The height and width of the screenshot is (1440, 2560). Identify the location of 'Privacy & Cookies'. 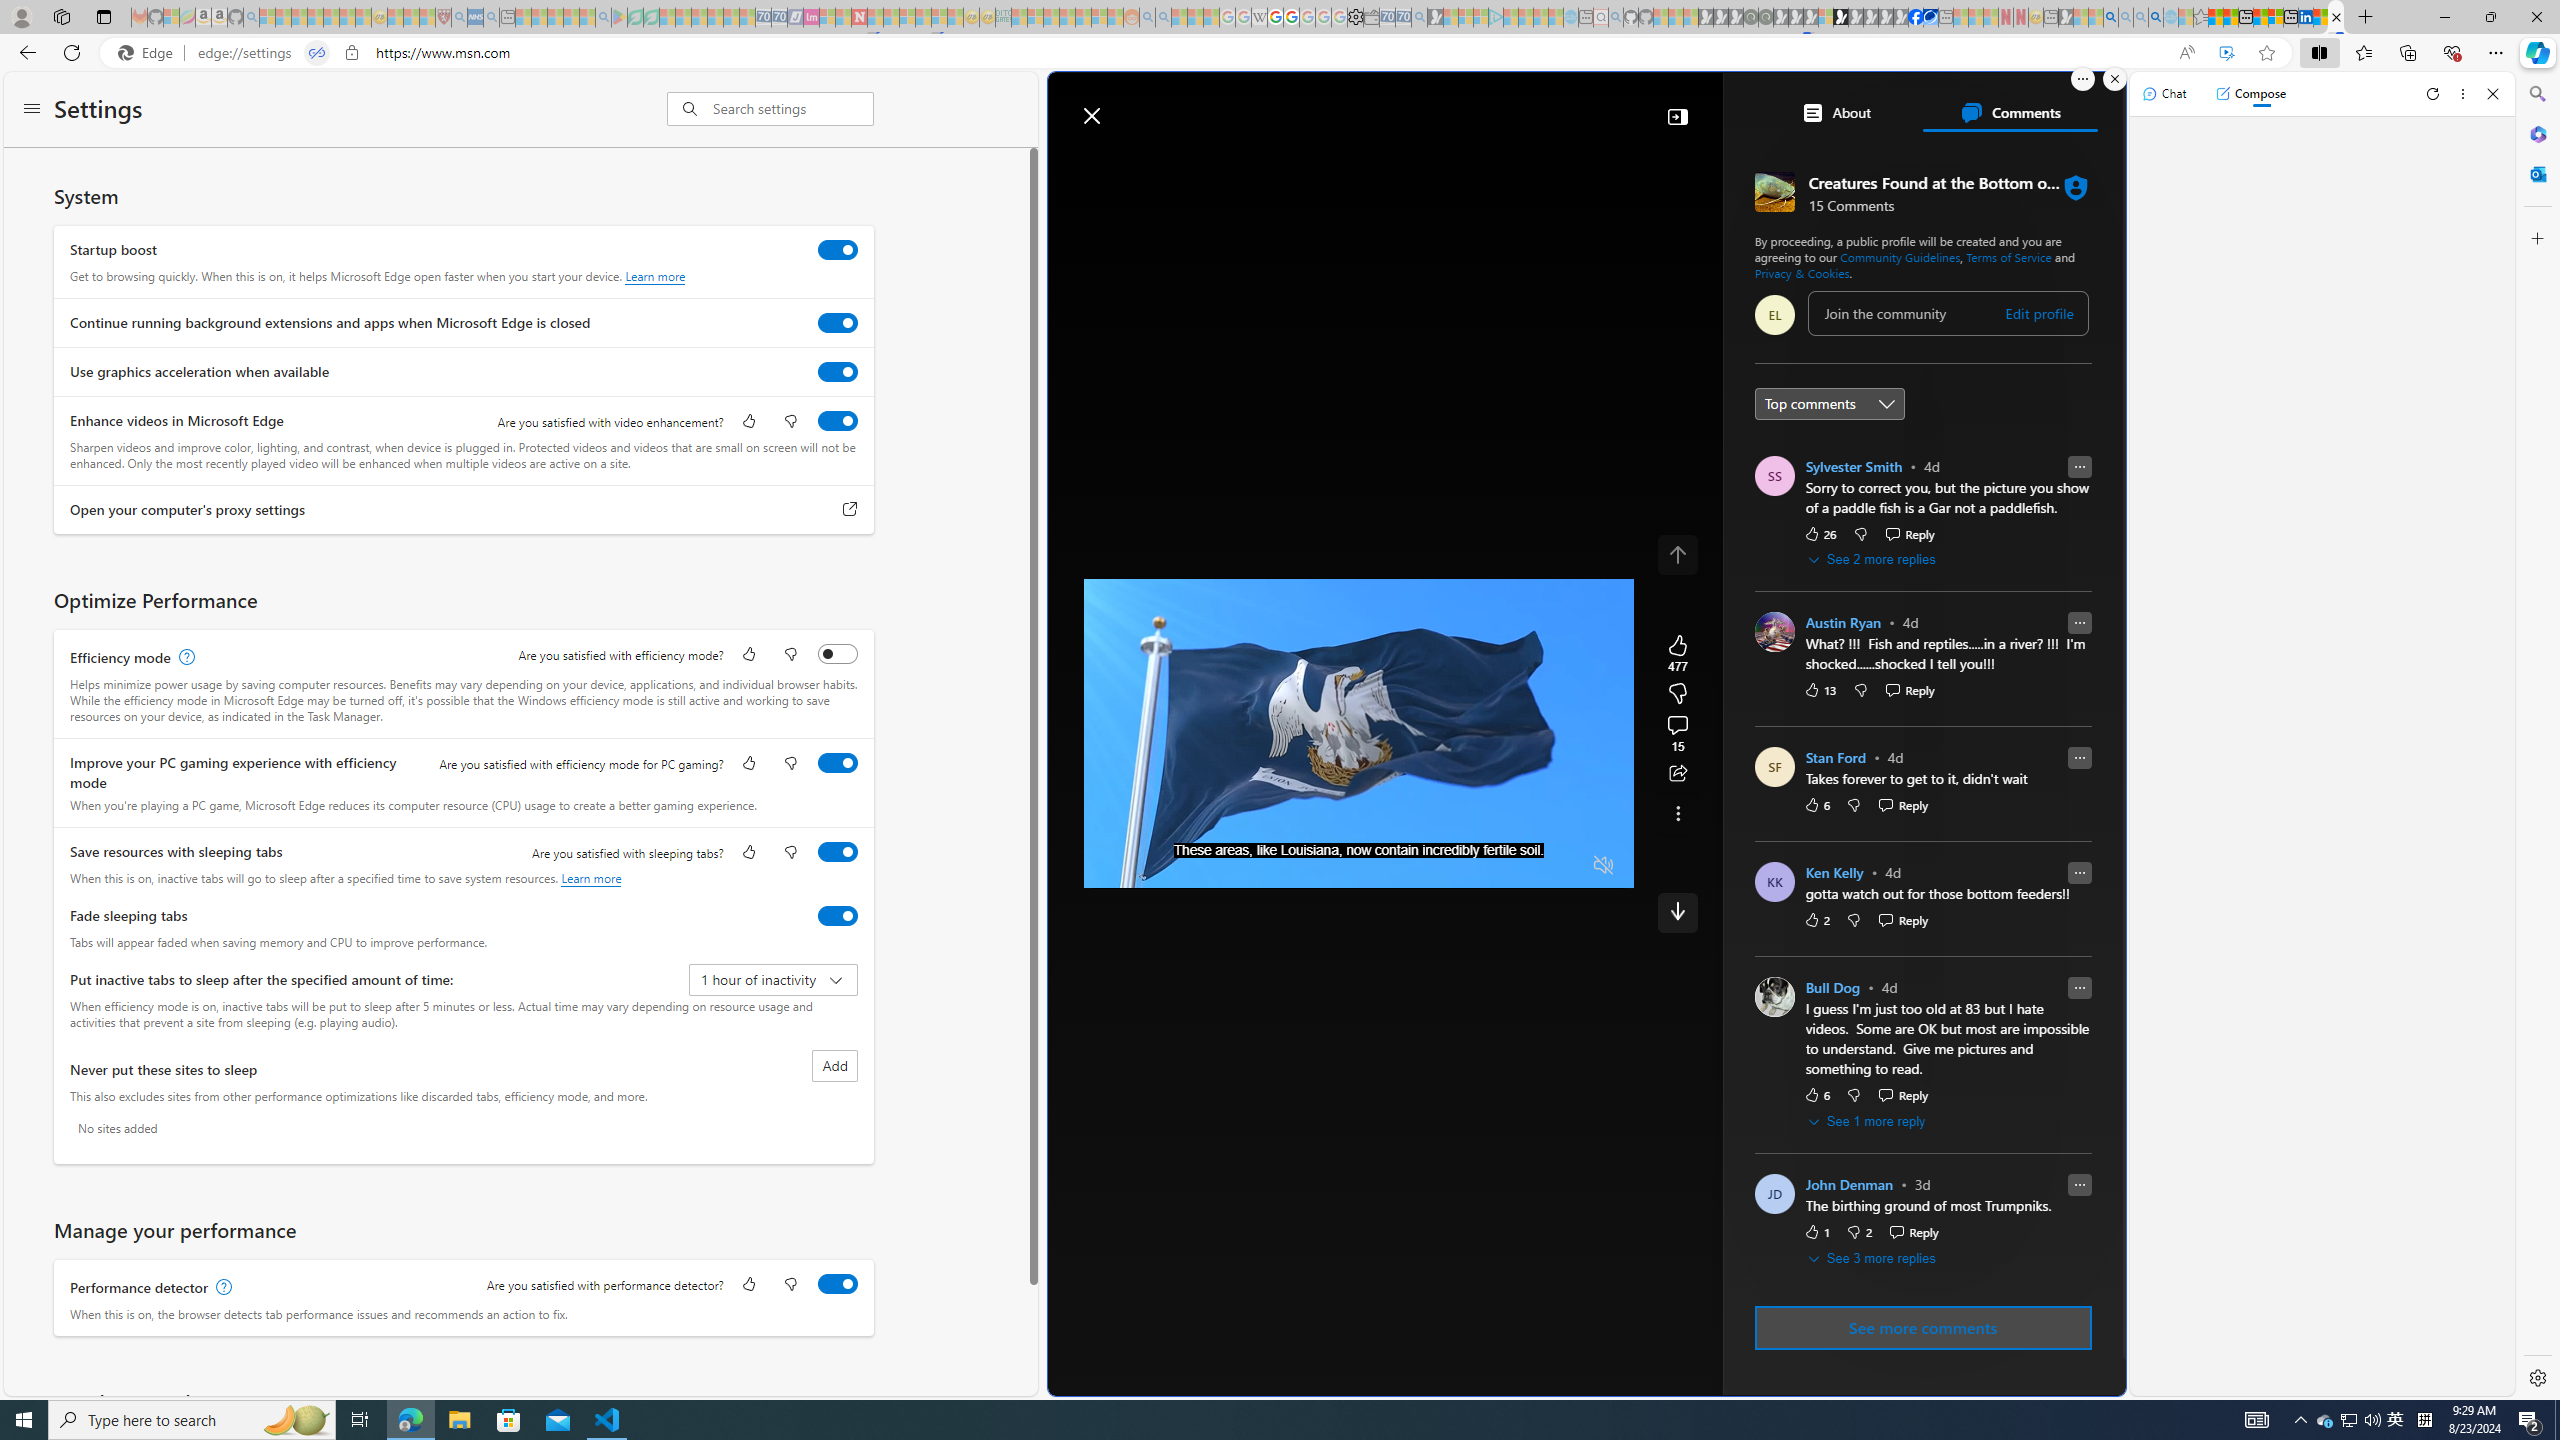
(1801, 271).